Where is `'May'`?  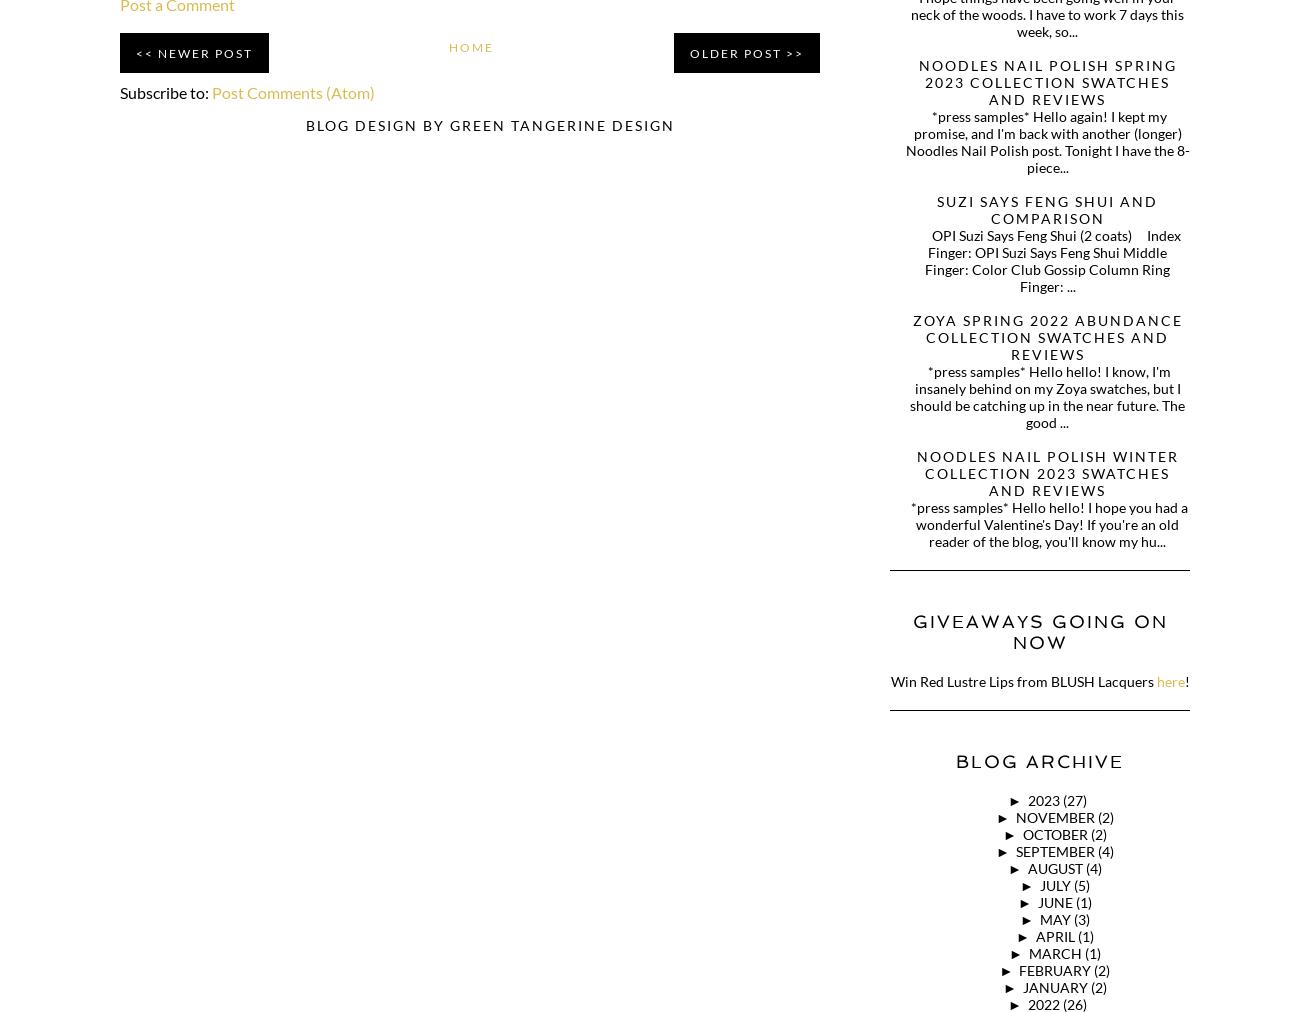
'May' is located at coordinates (1055, 919).